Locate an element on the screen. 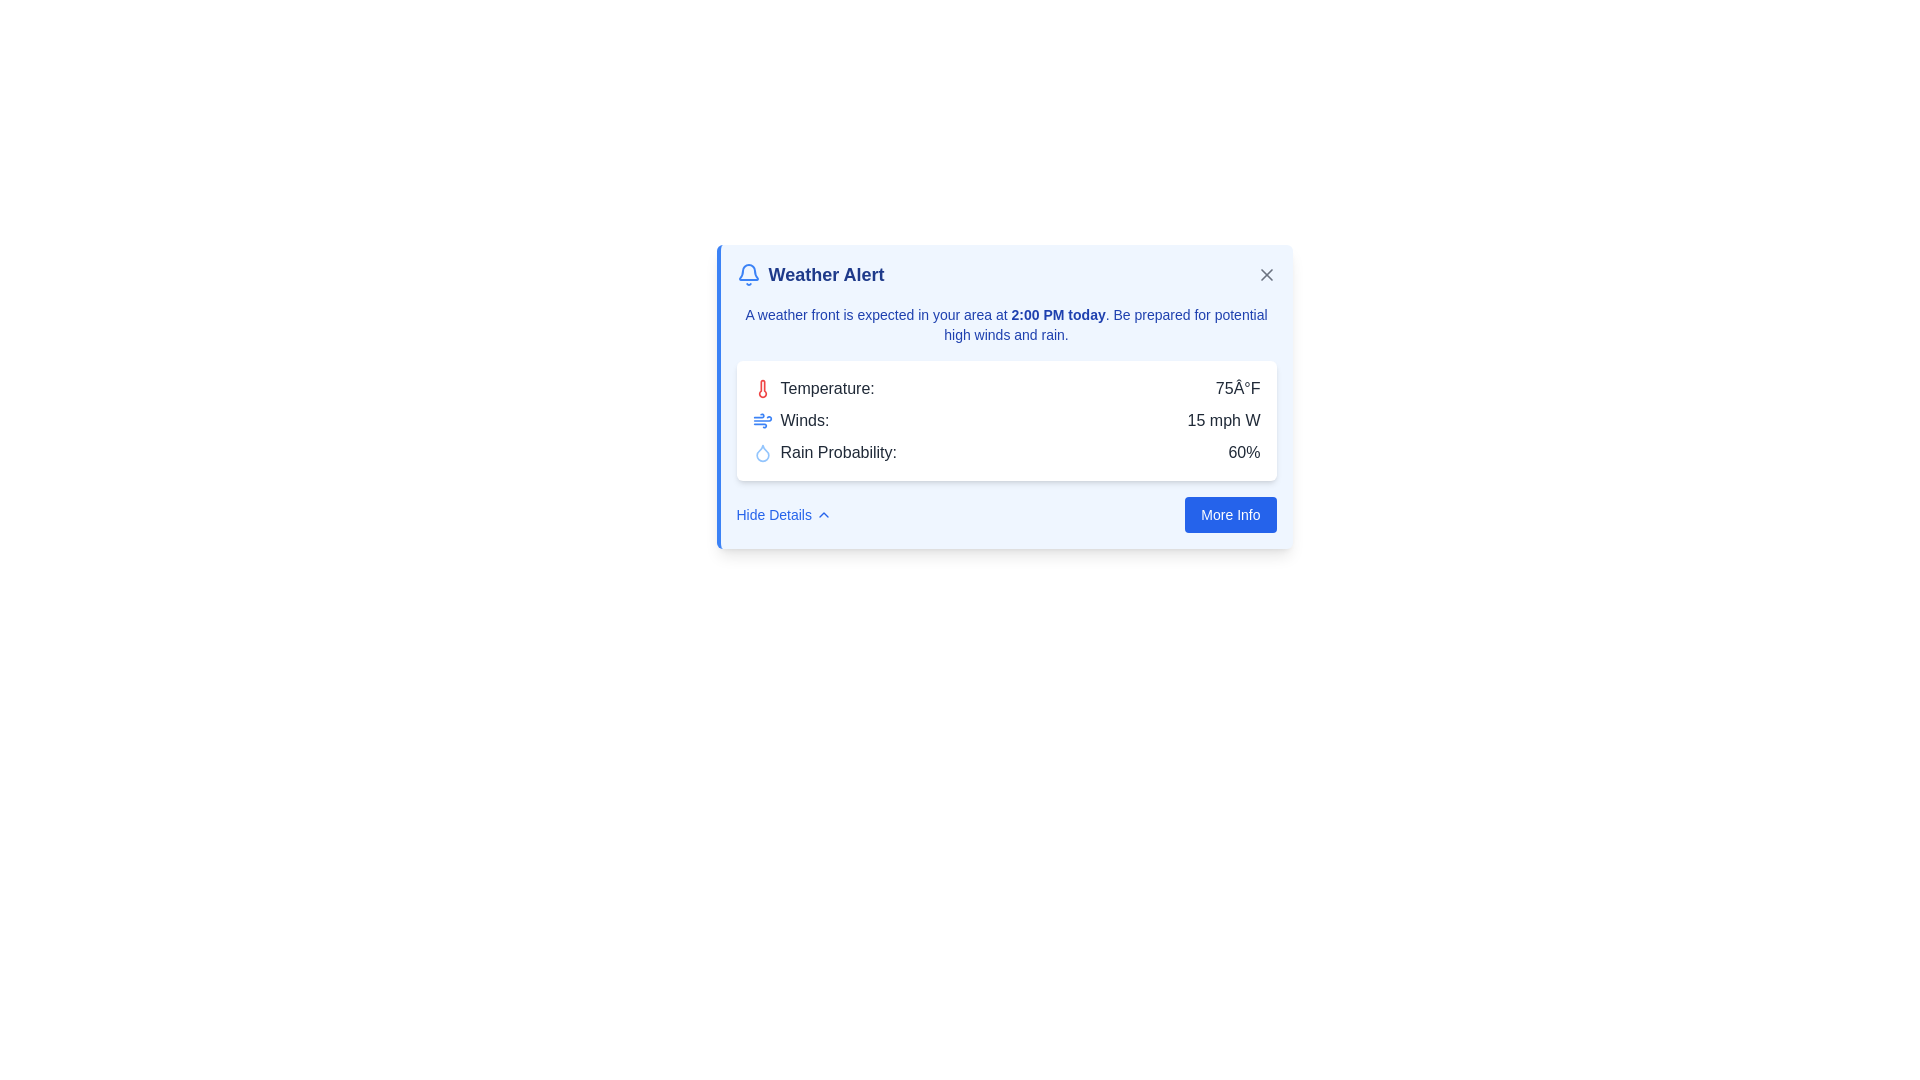 Image resolution: width=1920 pixels, height=1080 pixels. the 'X' shape icon located at the top-right corner of the weather alert card is located at coordinates (1265, 274).